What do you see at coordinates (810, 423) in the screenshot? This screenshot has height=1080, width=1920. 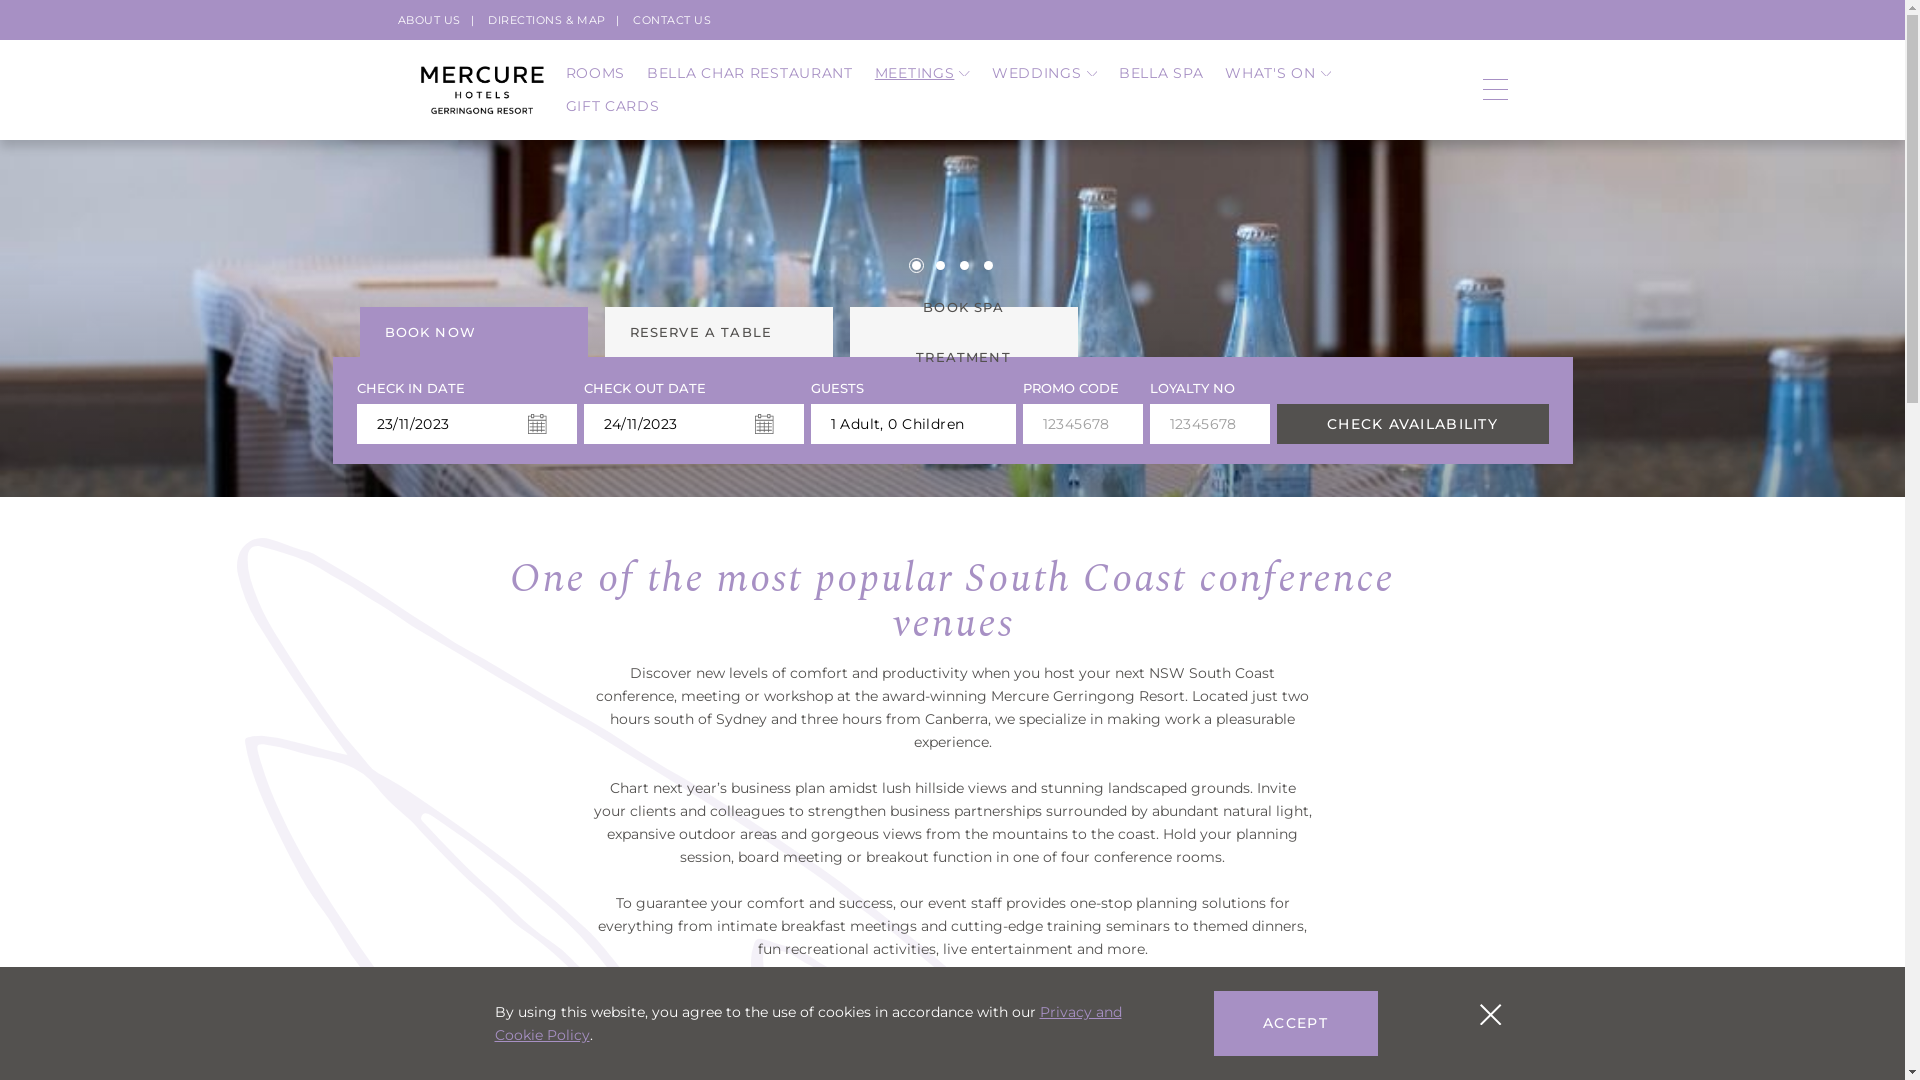 I see `'1 Adult, 0 Children'` at bounding box center [810, 423].